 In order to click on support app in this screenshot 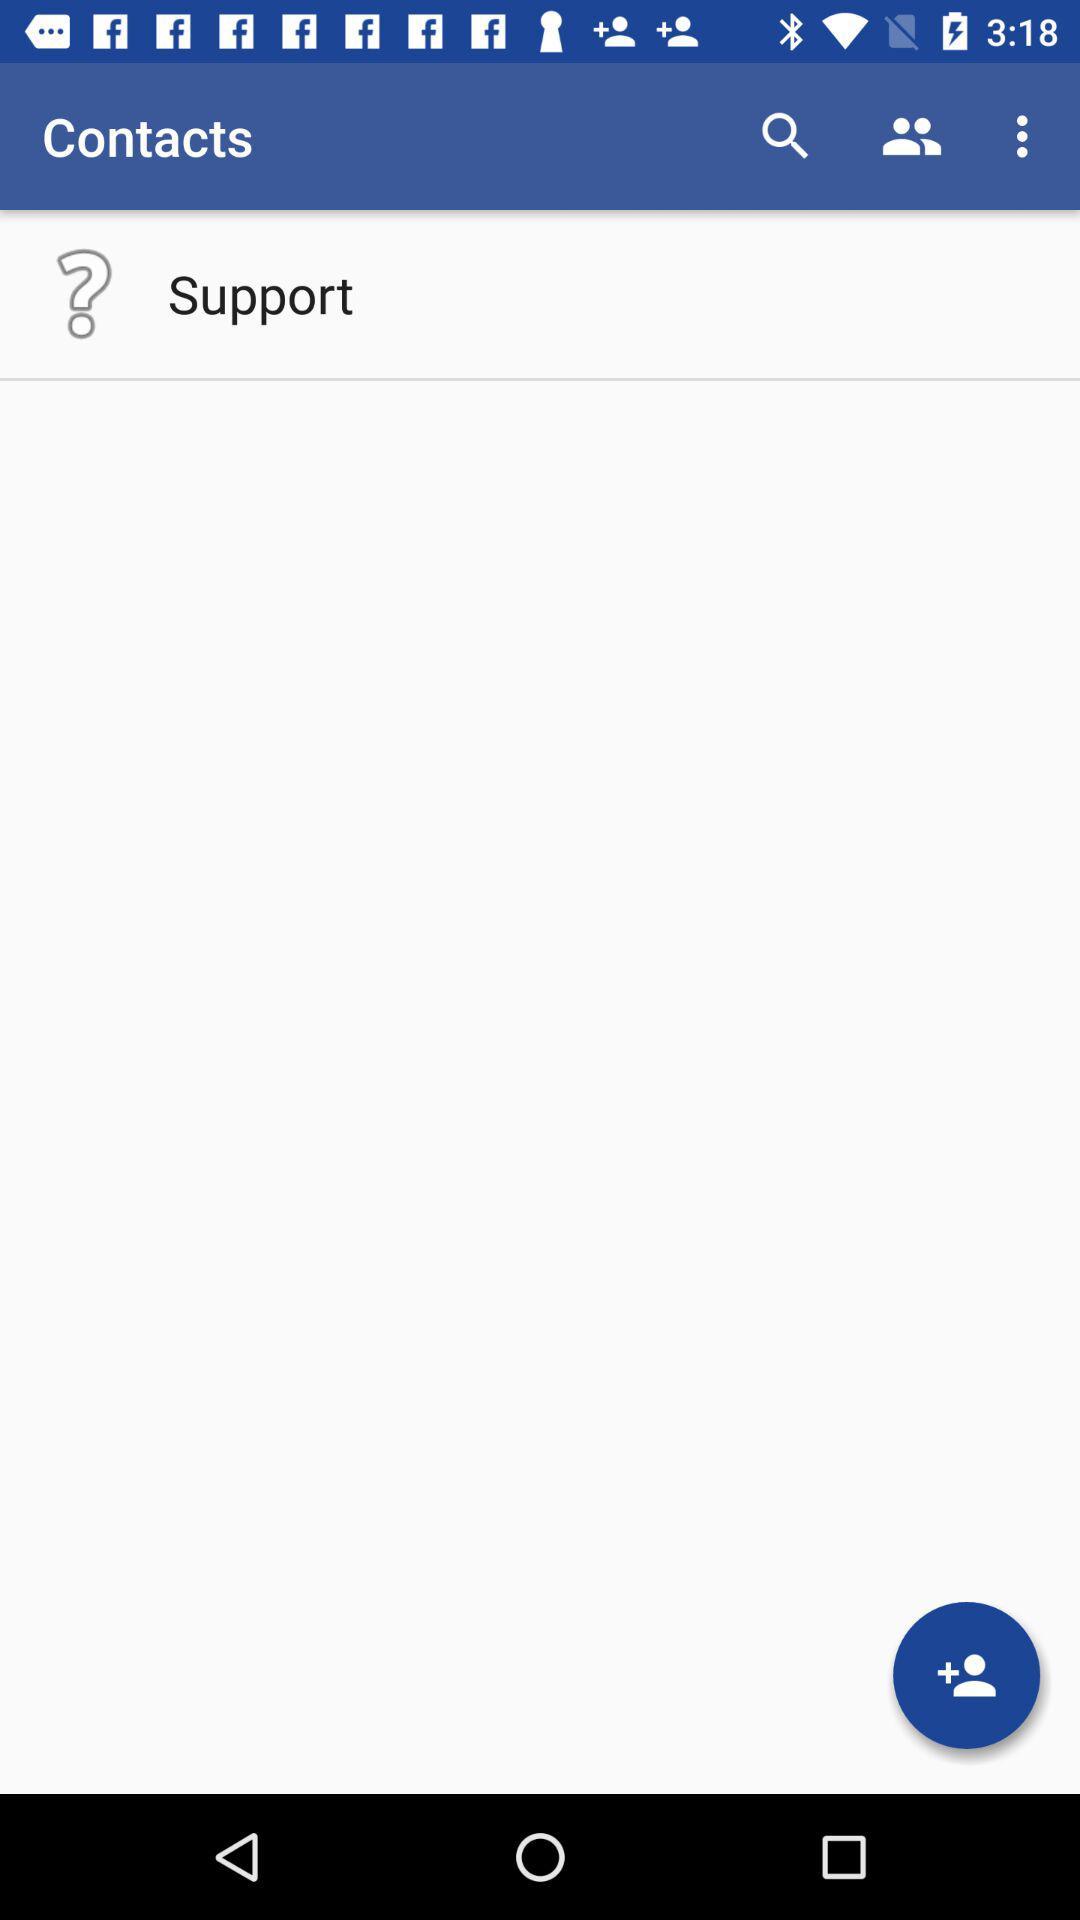, I will do `click(260, 292)`.